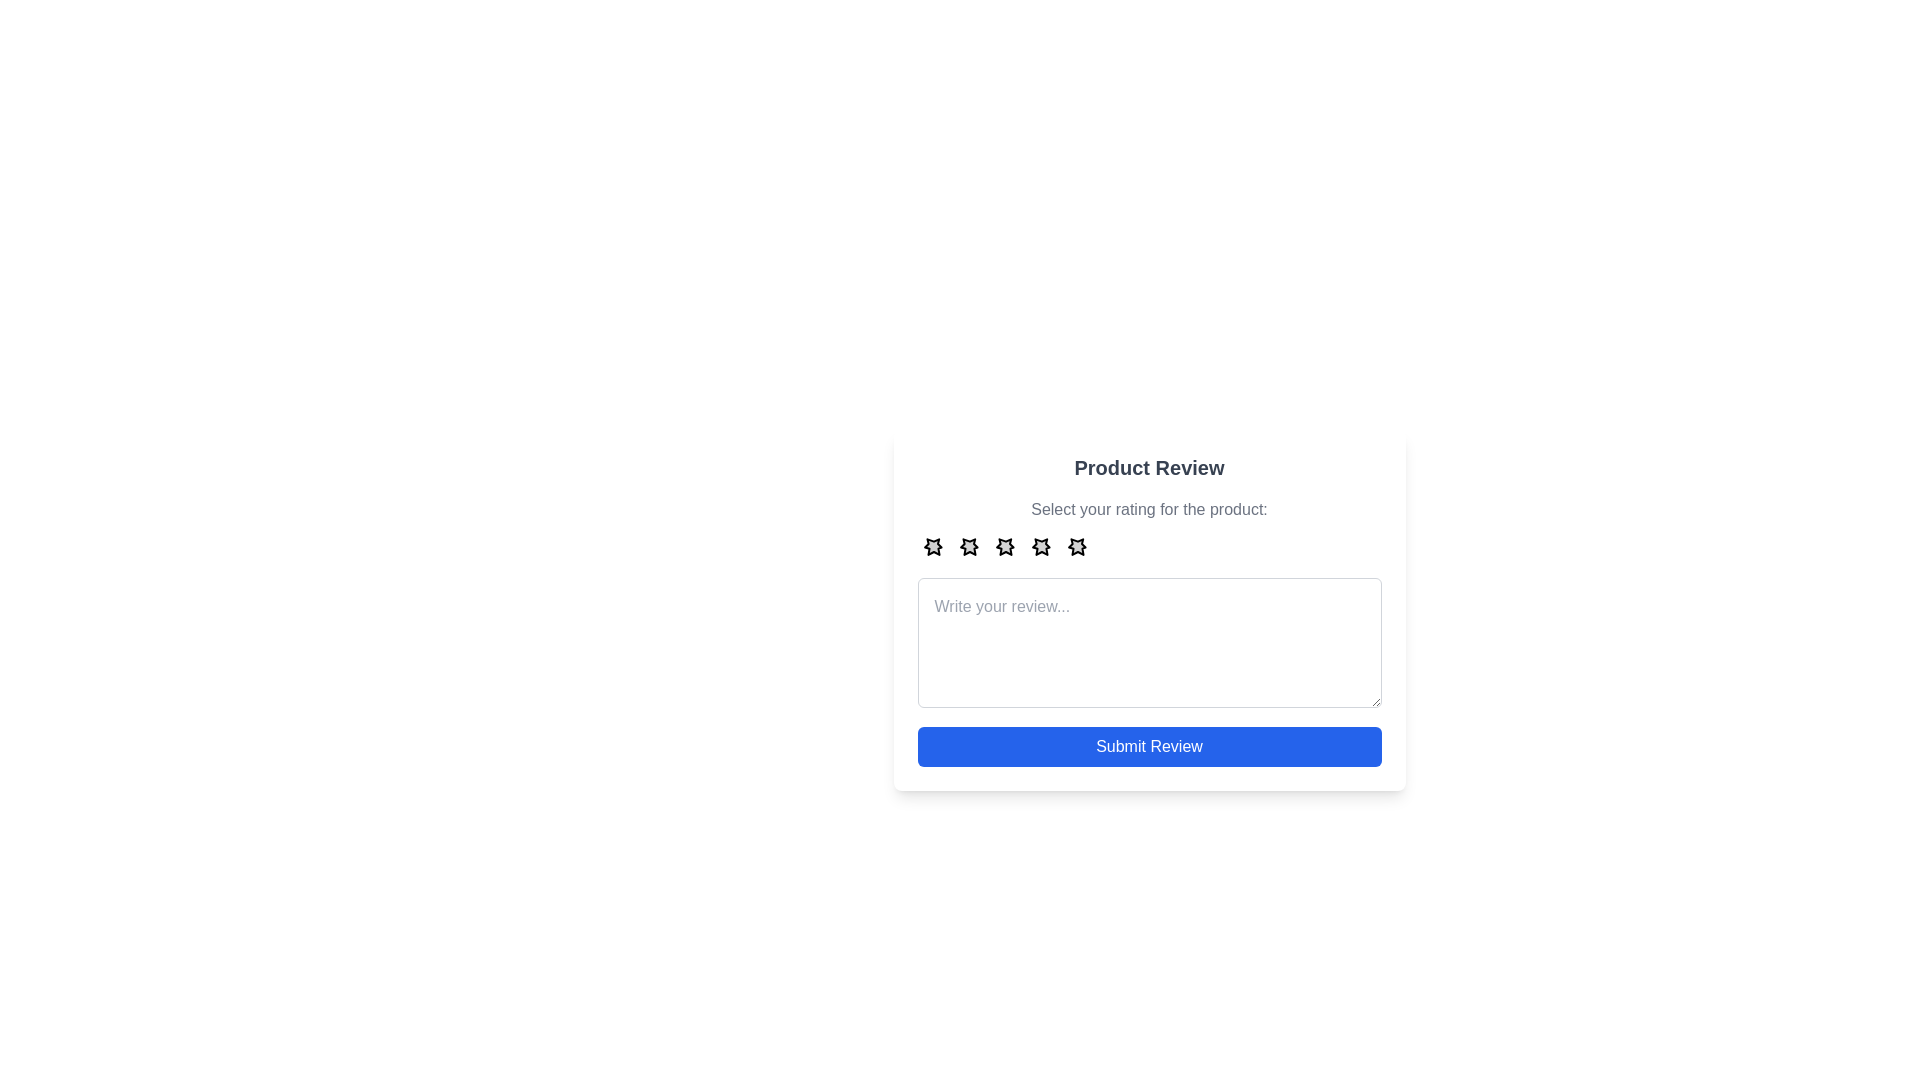 Image resolution: width=1920 pixels, height=1080 pixels. Describe the element at coordinates (1040, 546) in the screenshot. I see `the star representing 4 stars to preview the rating` at that location.